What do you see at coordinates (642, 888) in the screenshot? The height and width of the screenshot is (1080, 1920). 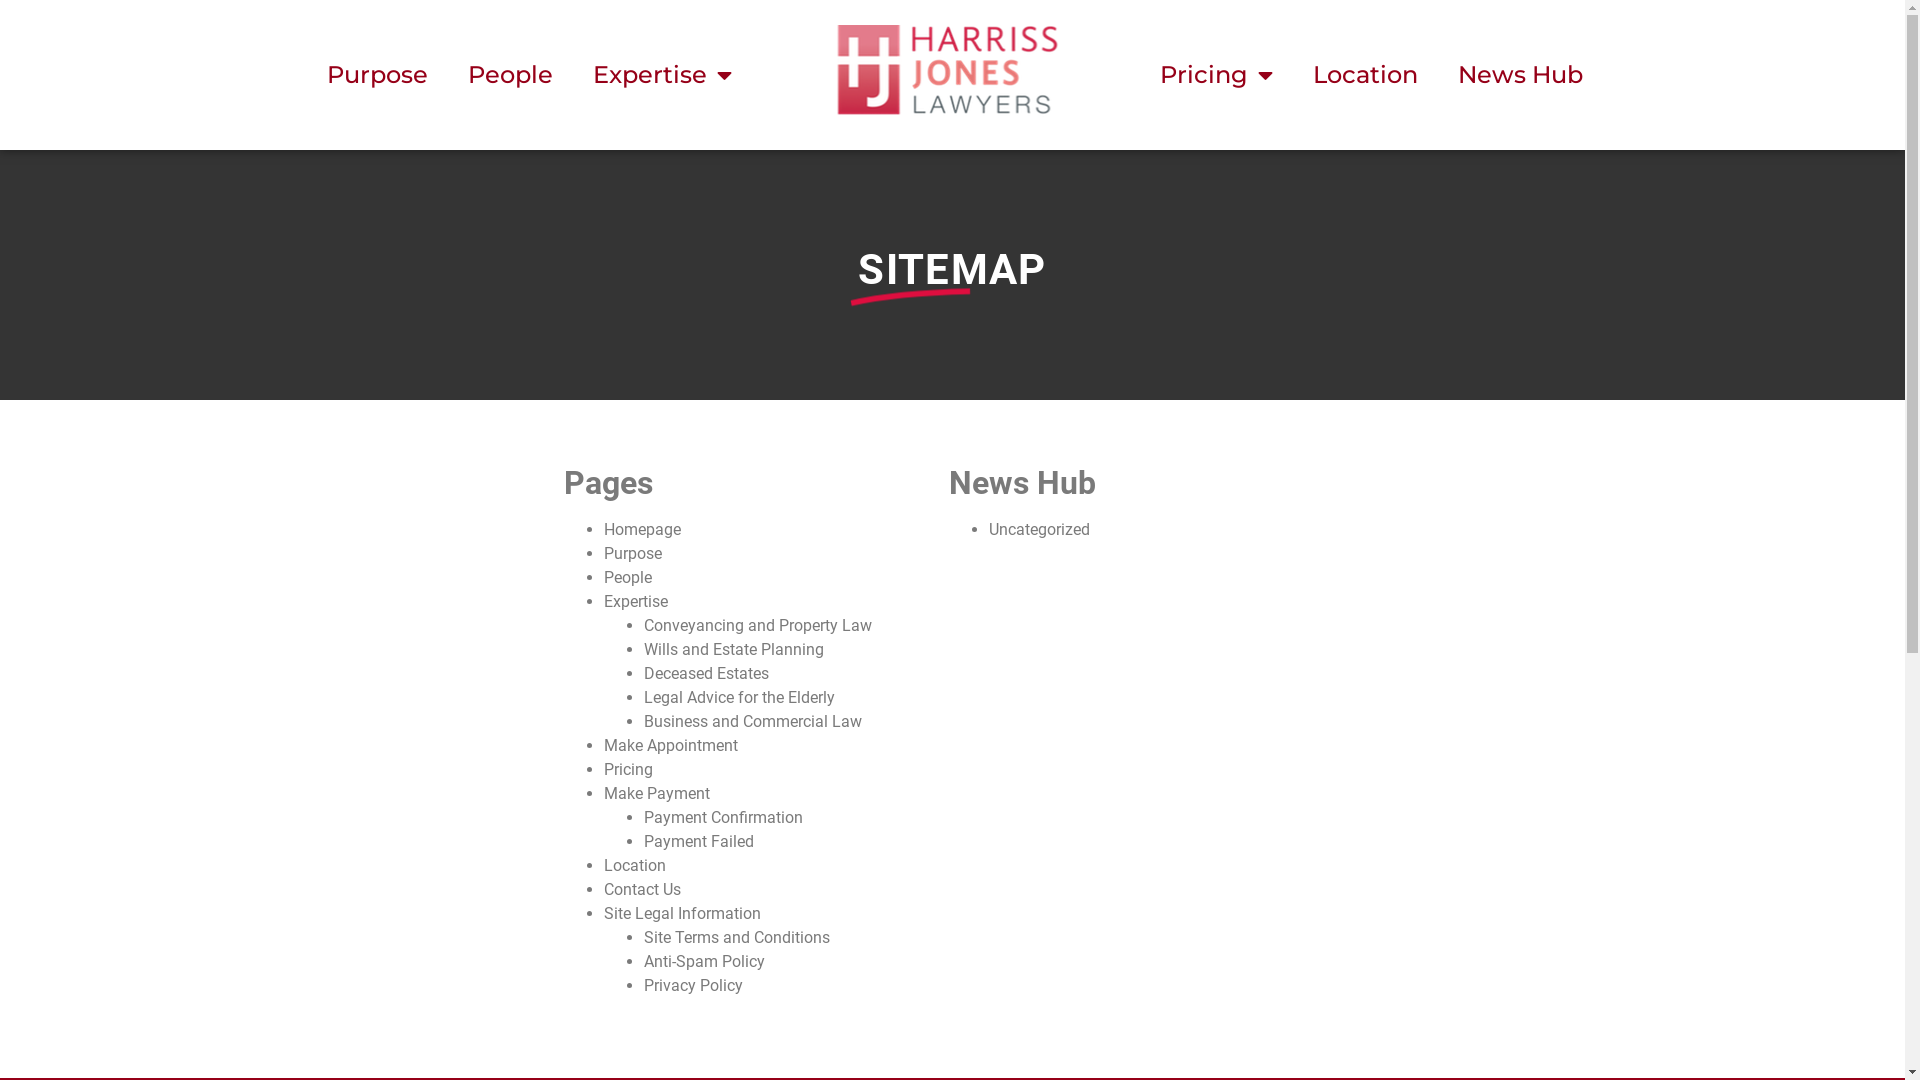 I see `'Contact Us'` at bounding box center [642, 888].